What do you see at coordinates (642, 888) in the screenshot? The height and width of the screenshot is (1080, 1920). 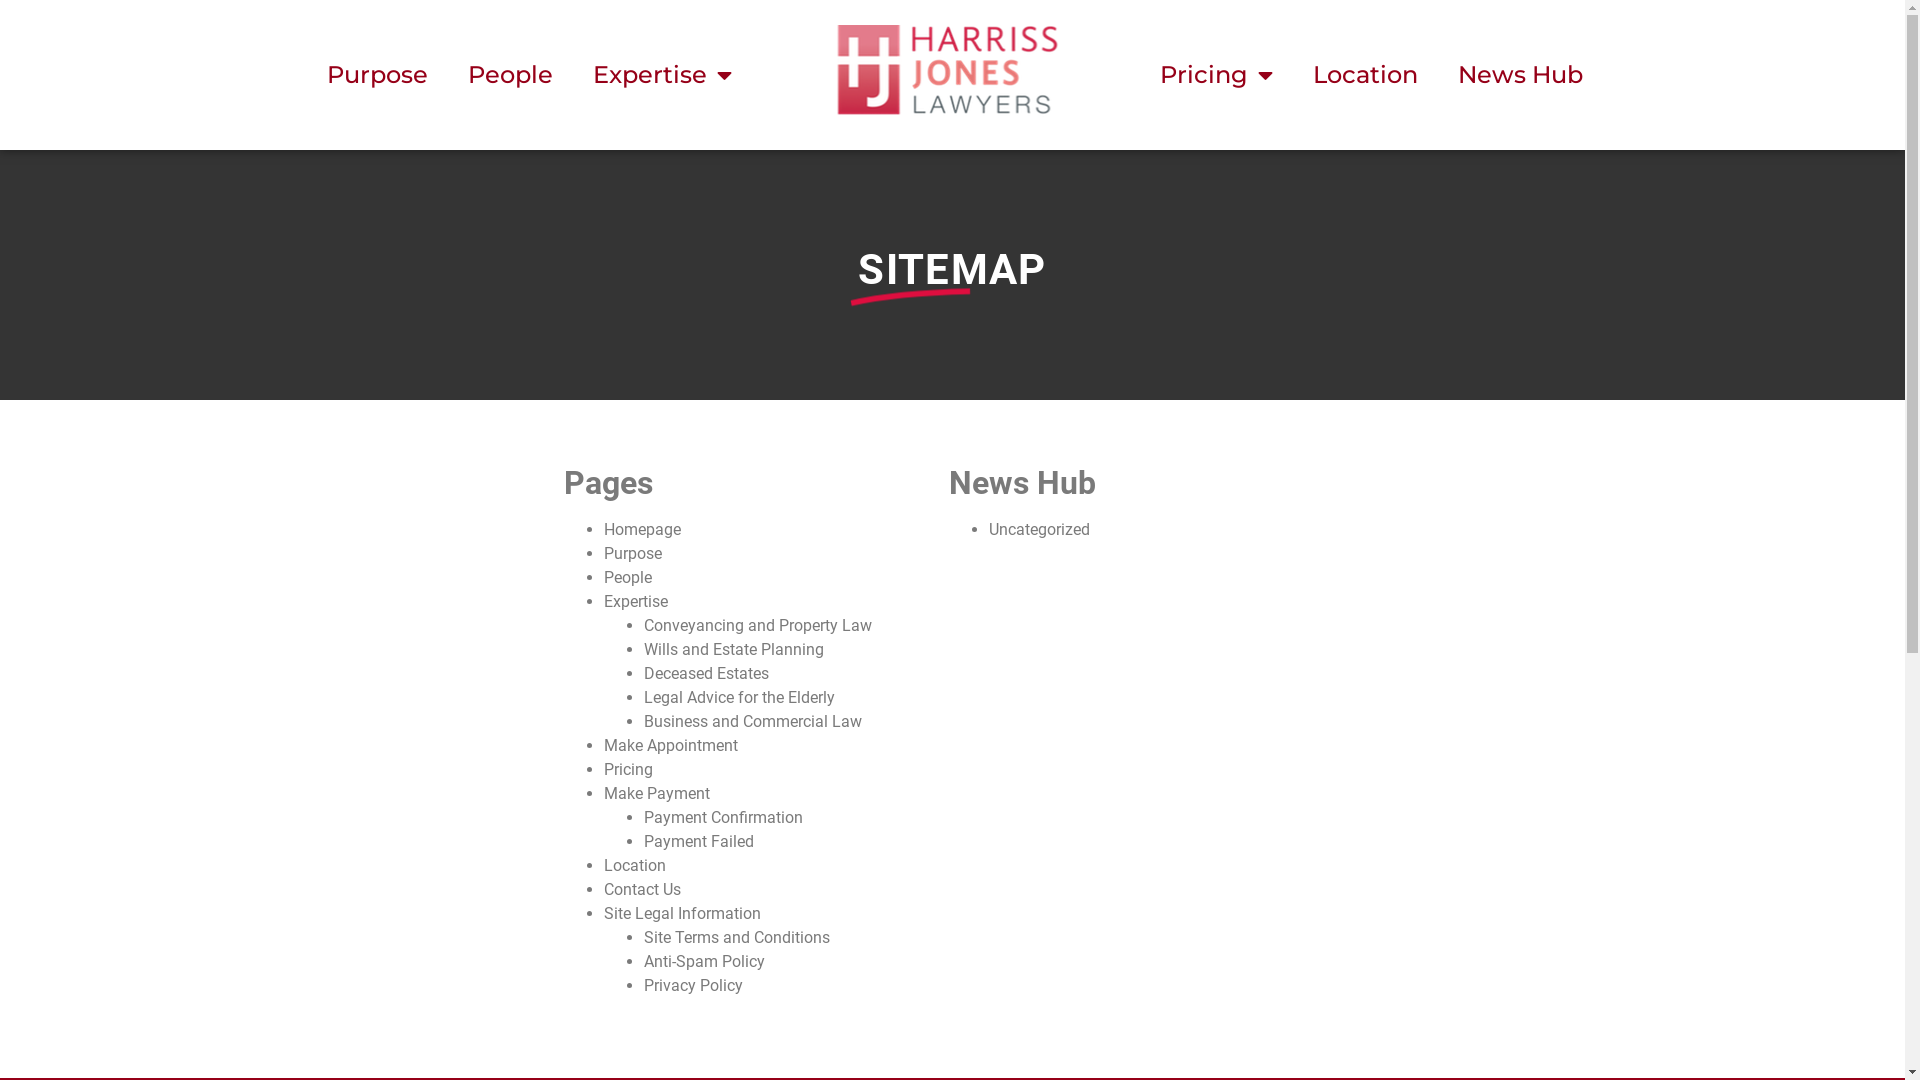 I see `'Contact Us'` at bounding box center [642, 888].